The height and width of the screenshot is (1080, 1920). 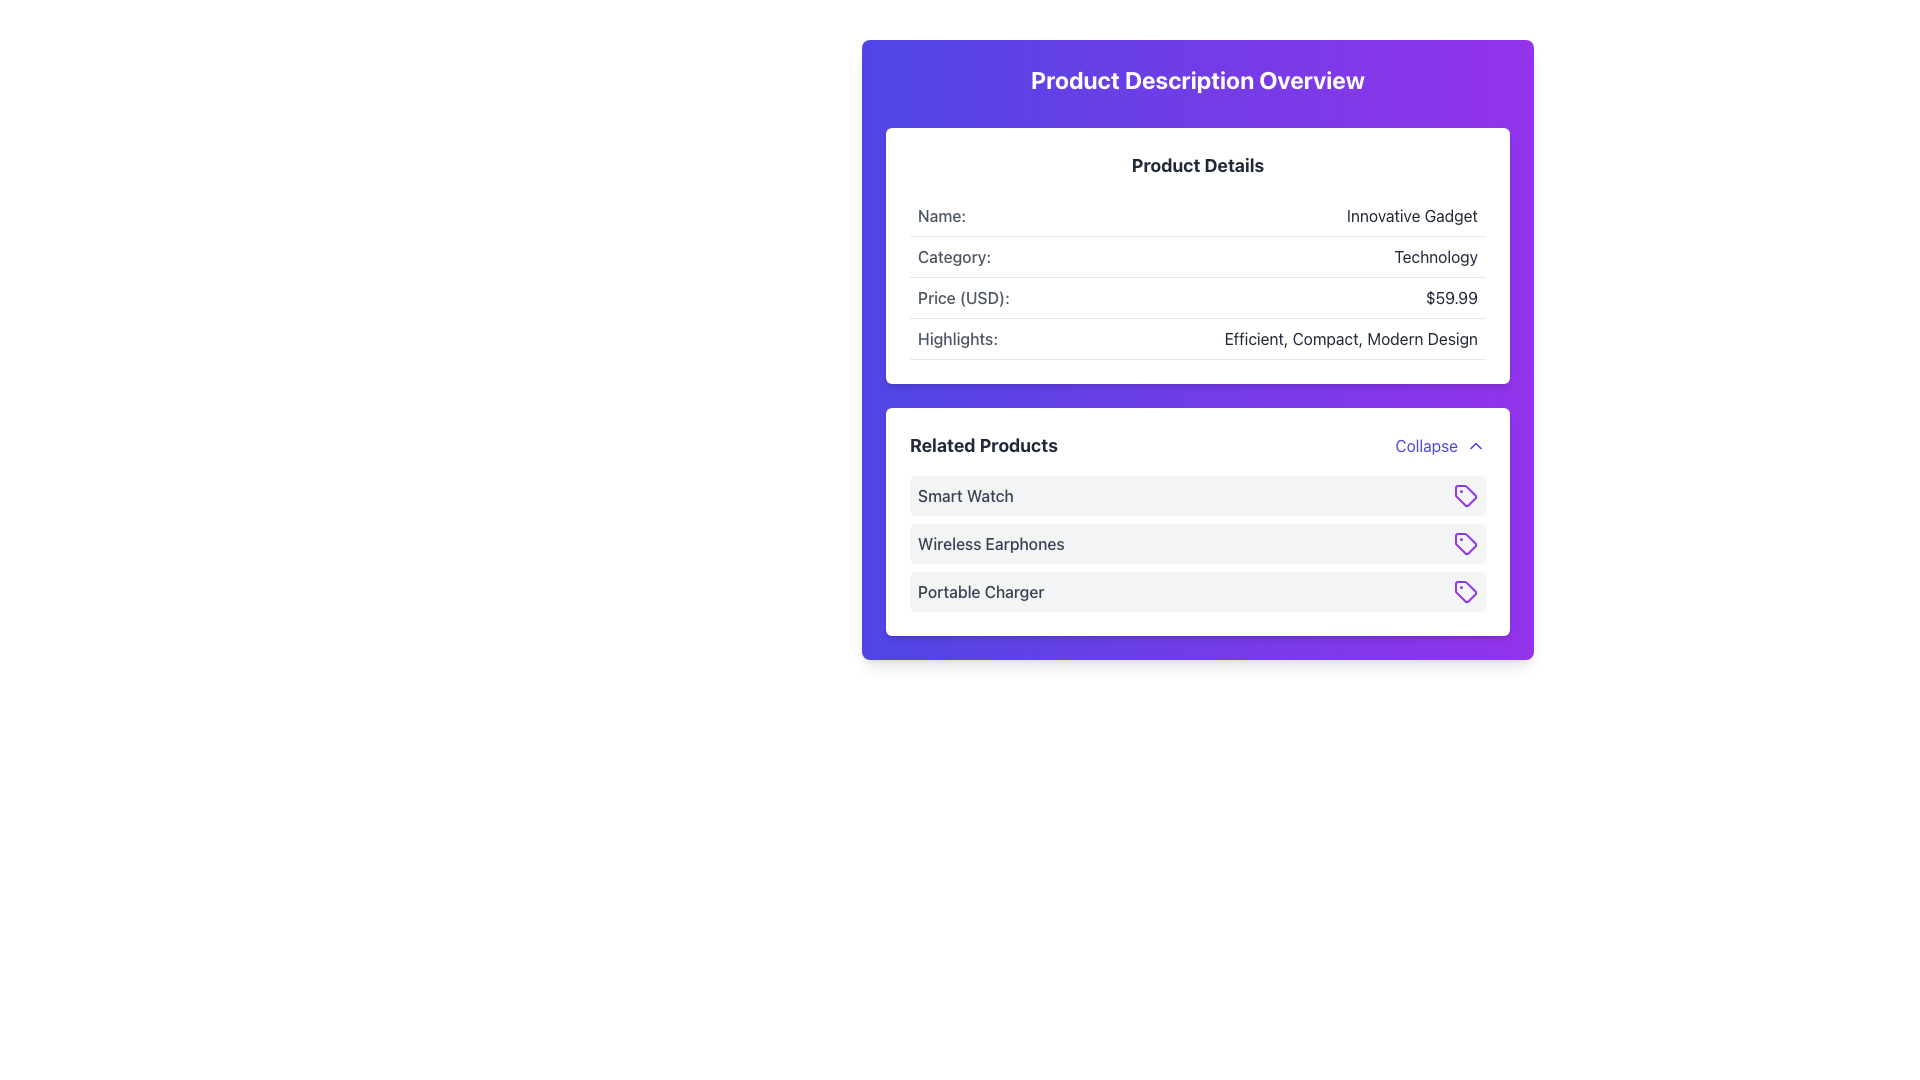 I want to click on the Text Label displaying product highlights in the 'Product Details' section, located below the 'Price (USD):' field and adjacent to 'Highlights:', so click(x=1351, y=338).